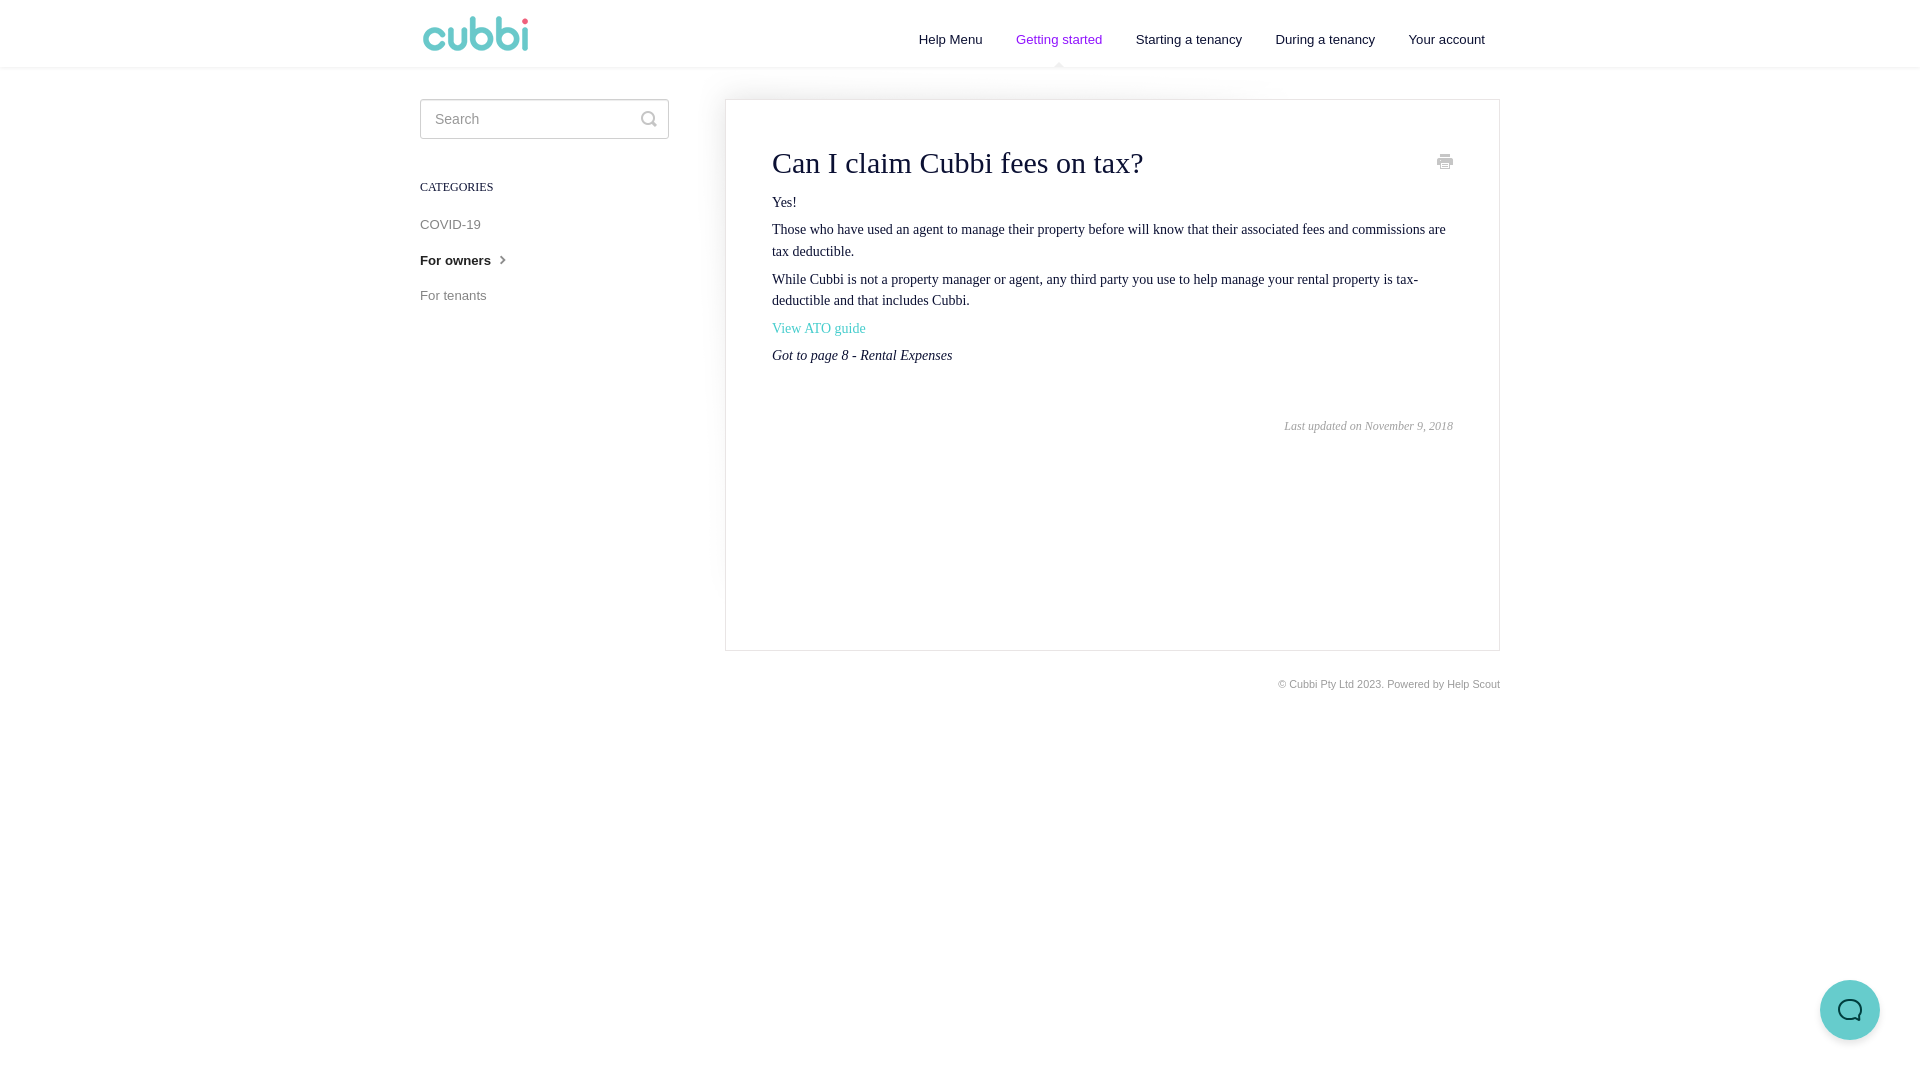 This screenshot has height=1080, width=1920. I want to click on 'During a tenancy', so click(1258, 39).